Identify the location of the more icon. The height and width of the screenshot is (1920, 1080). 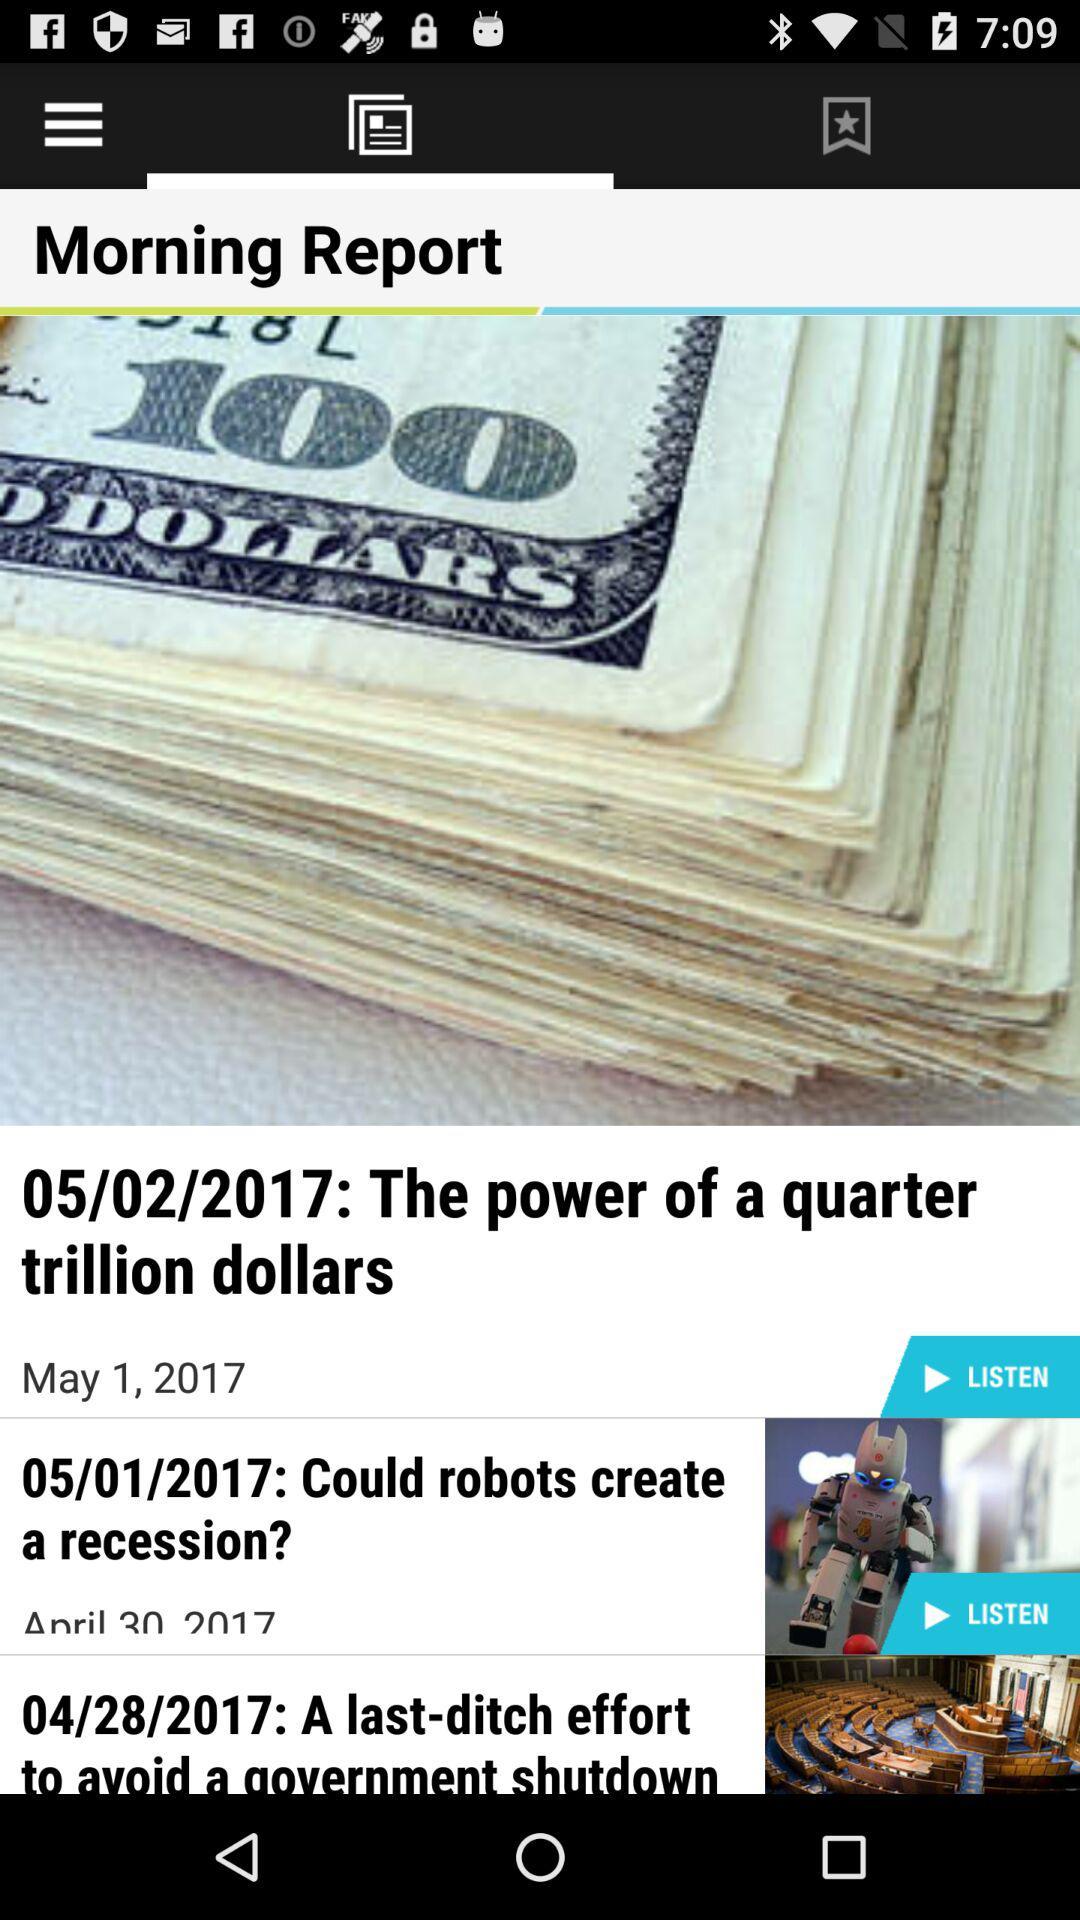
(380, 133).